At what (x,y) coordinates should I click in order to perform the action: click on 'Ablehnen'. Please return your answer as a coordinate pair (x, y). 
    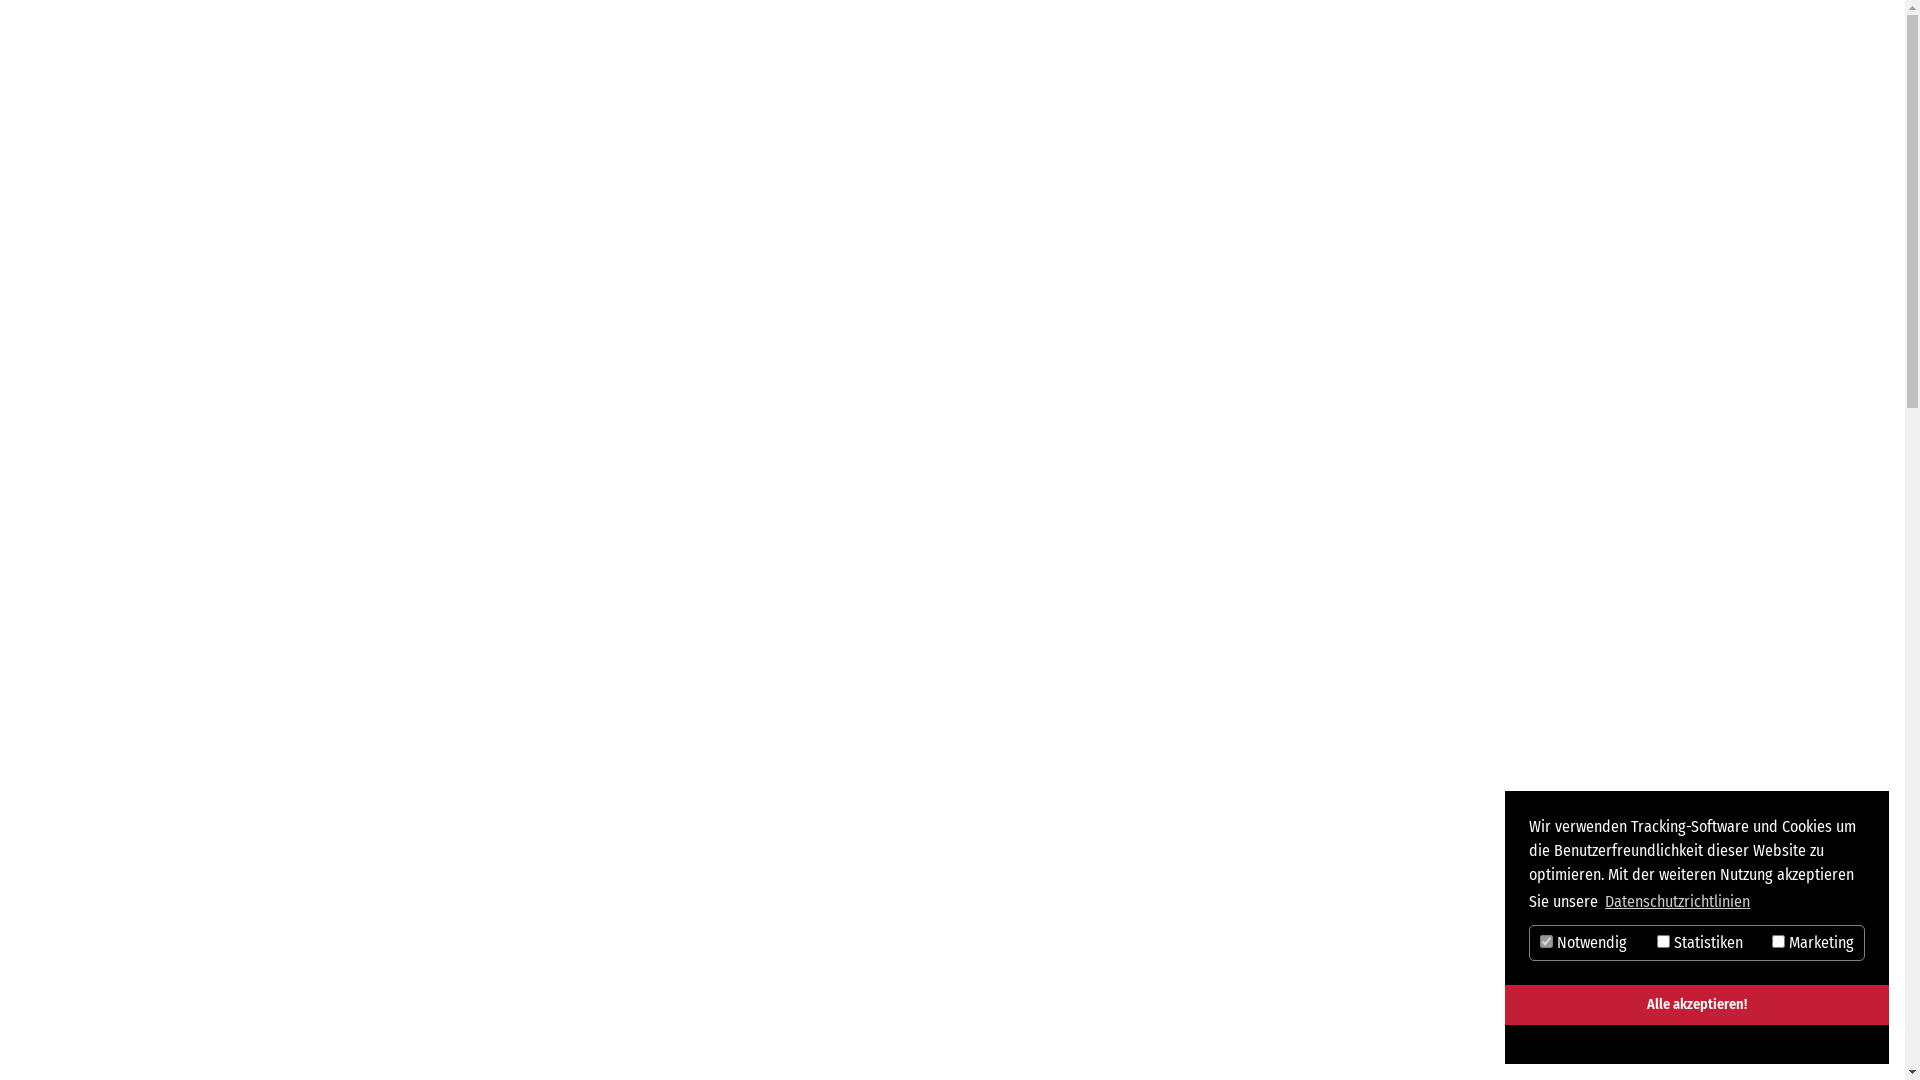
    Looking at the image, I should click on (1793, 1043).